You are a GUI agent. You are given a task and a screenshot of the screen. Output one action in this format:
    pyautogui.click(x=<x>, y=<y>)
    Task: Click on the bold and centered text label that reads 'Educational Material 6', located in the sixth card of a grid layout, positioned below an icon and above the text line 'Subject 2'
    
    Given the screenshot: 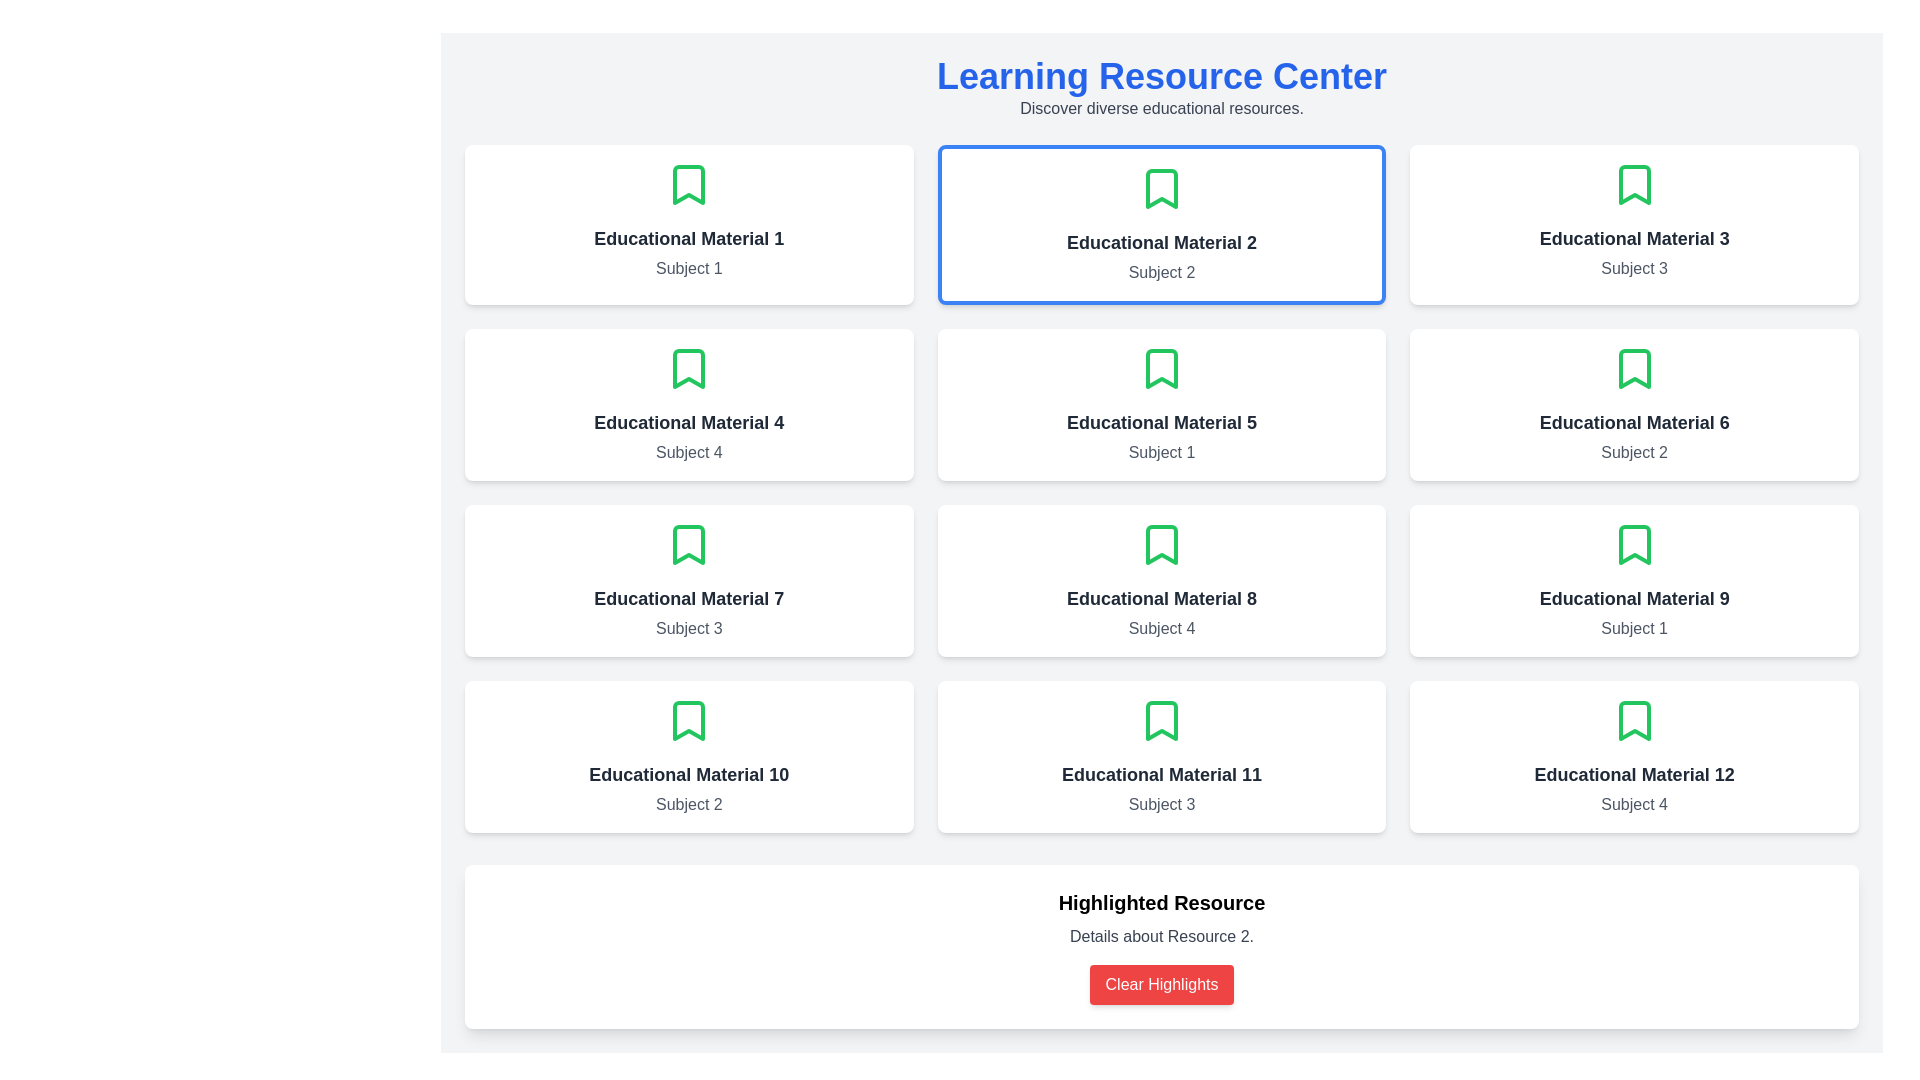 What is the action you would take?
    pyautogui.click(x=1634, y=422)
    